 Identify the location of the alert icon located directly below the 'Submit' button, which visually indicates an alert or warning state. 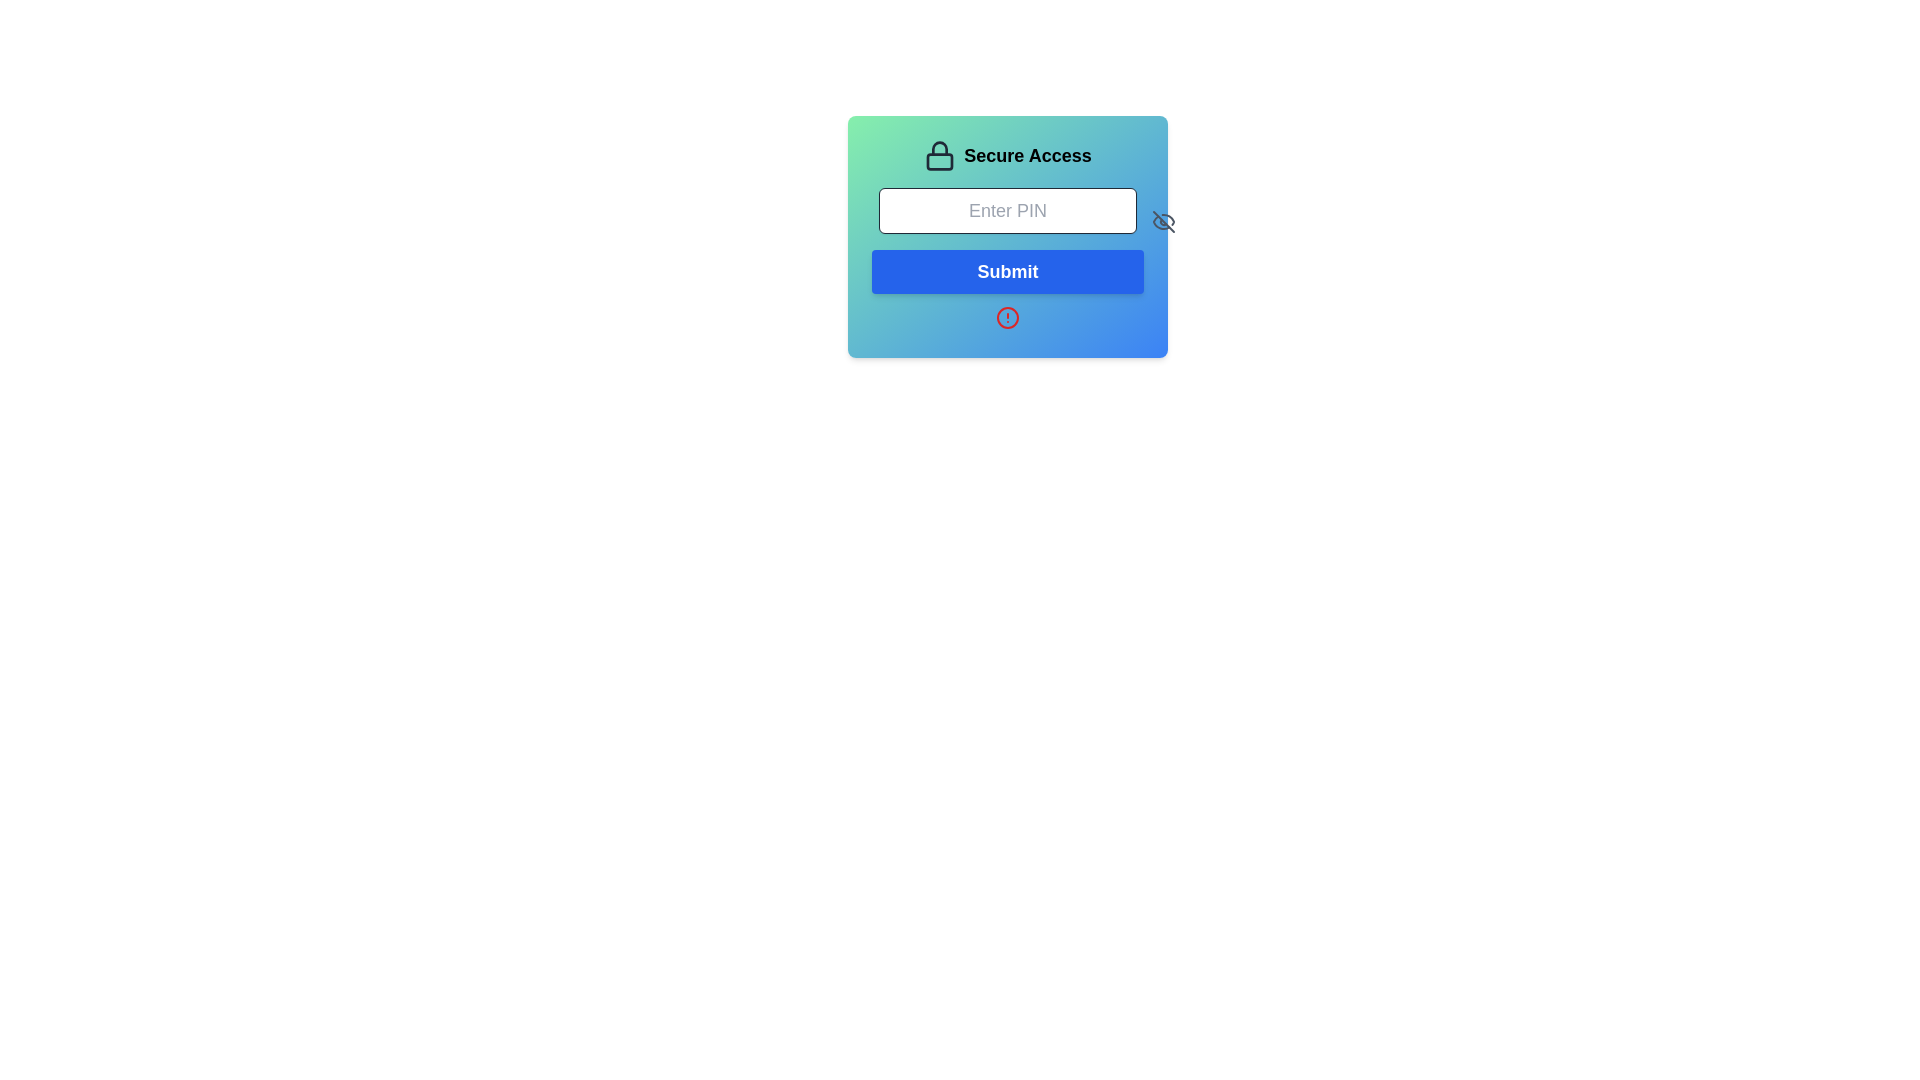
(1008, 316).